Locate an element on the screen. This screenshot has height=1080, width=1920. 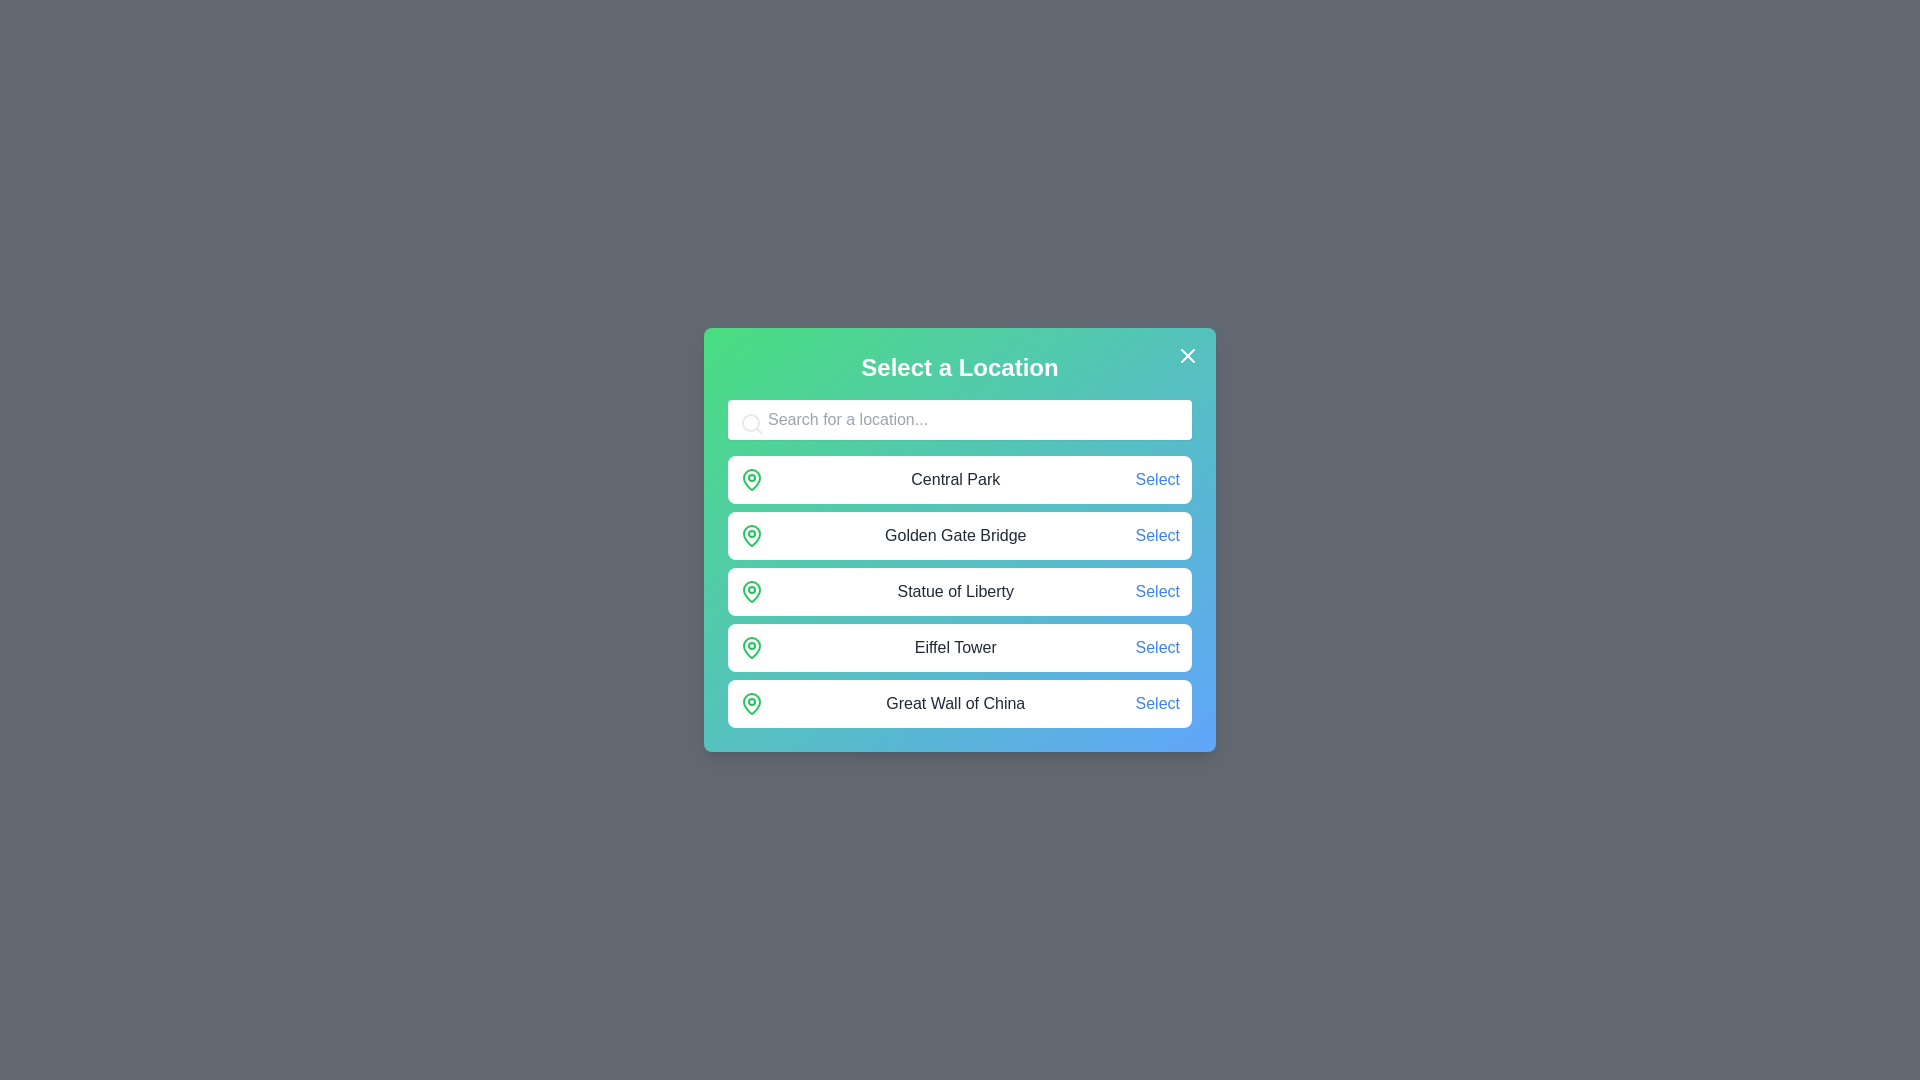
the close button to dismiss the dialog is located at coordinates (1188, 354).